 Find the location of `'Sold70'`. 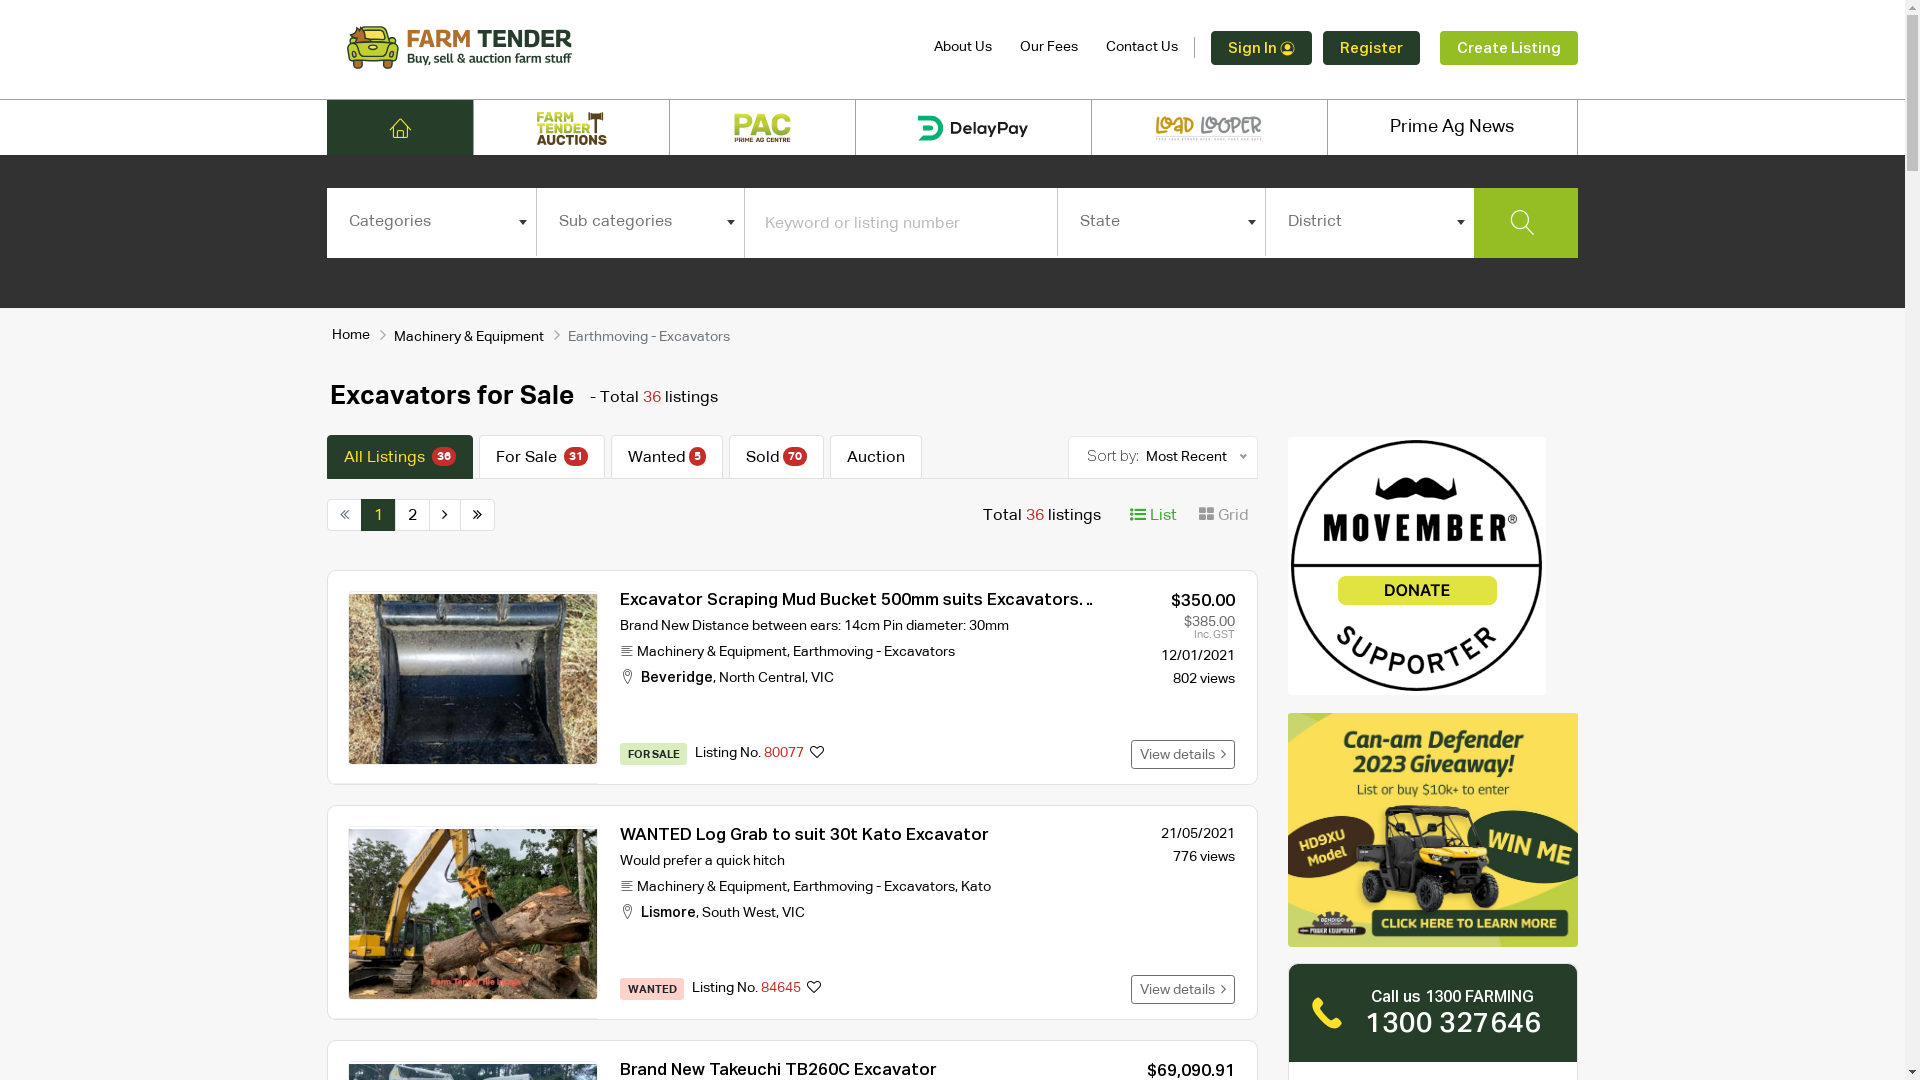

'Sold70' is located at coordinates (775, 456).